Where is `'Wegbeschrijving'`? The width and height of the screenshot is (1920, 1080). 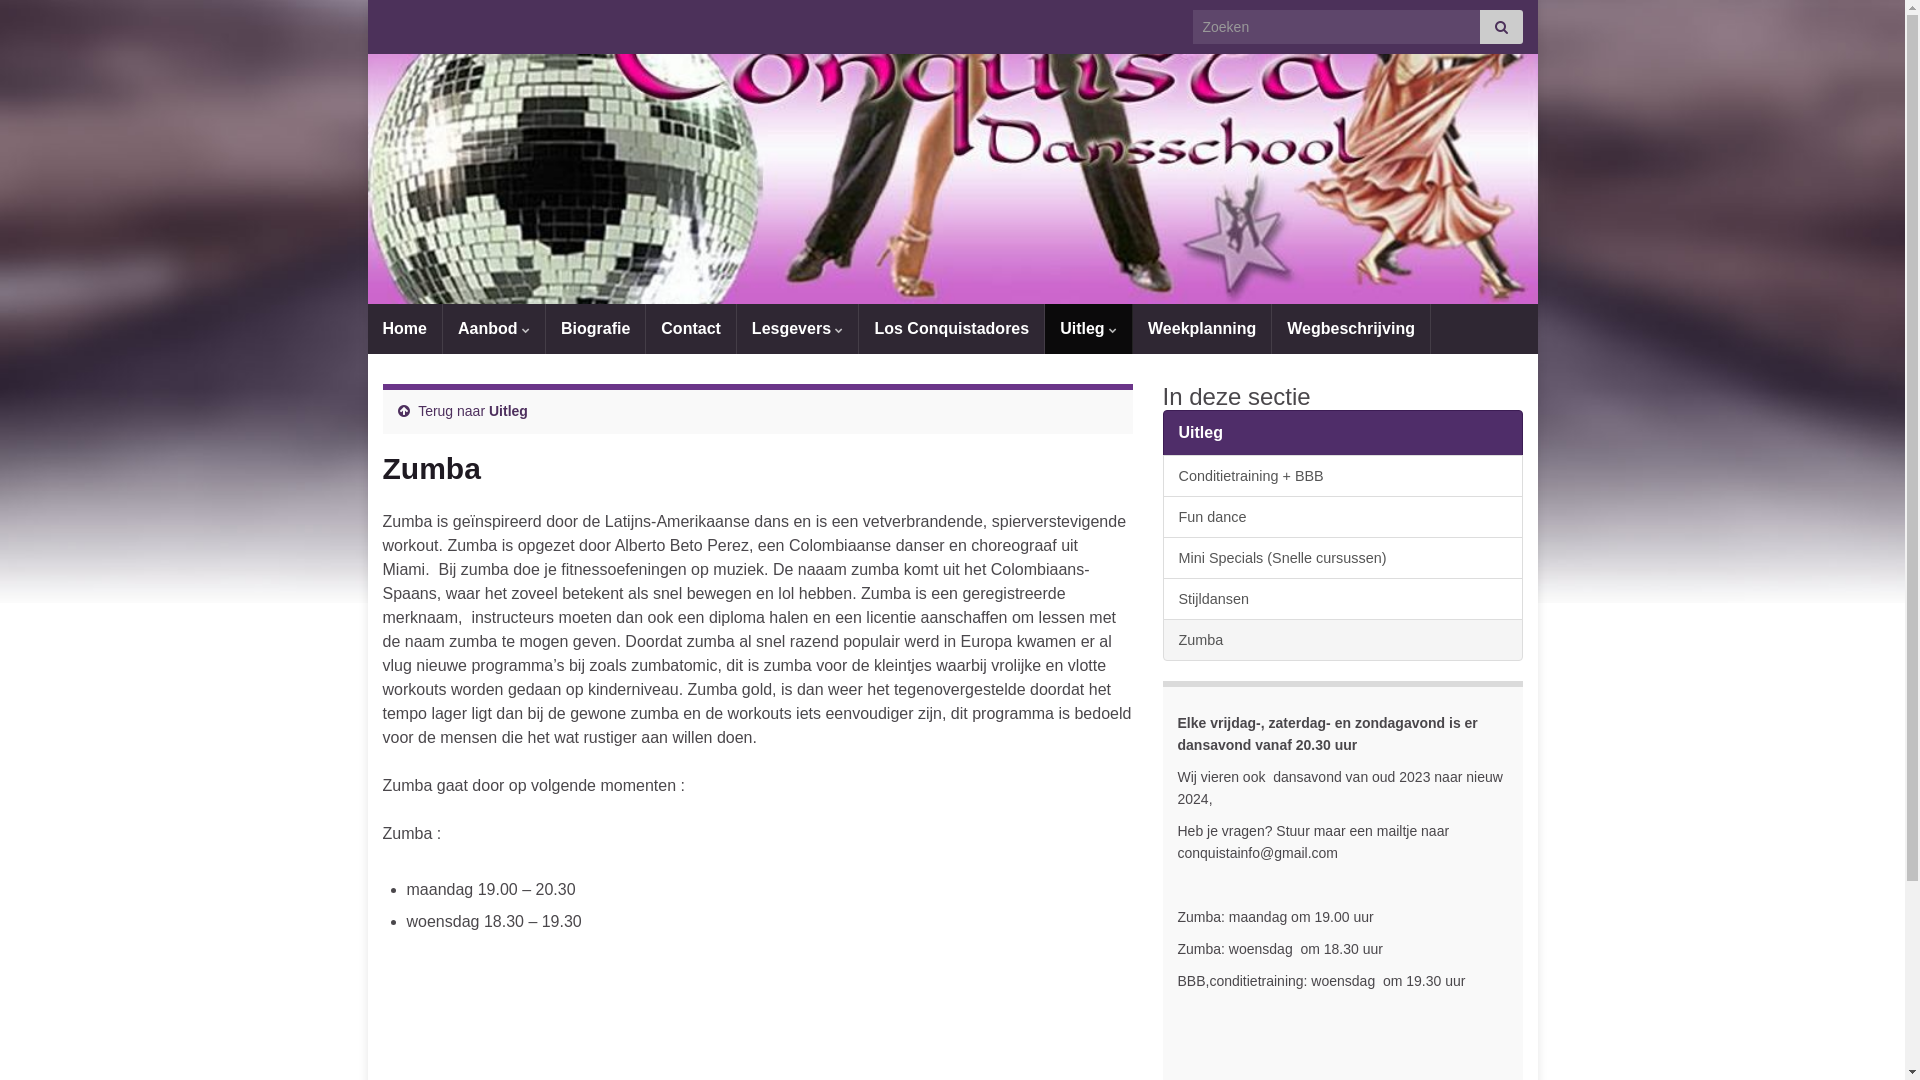
'Wegbeschrijving' is located at coordinates (1350, 327).